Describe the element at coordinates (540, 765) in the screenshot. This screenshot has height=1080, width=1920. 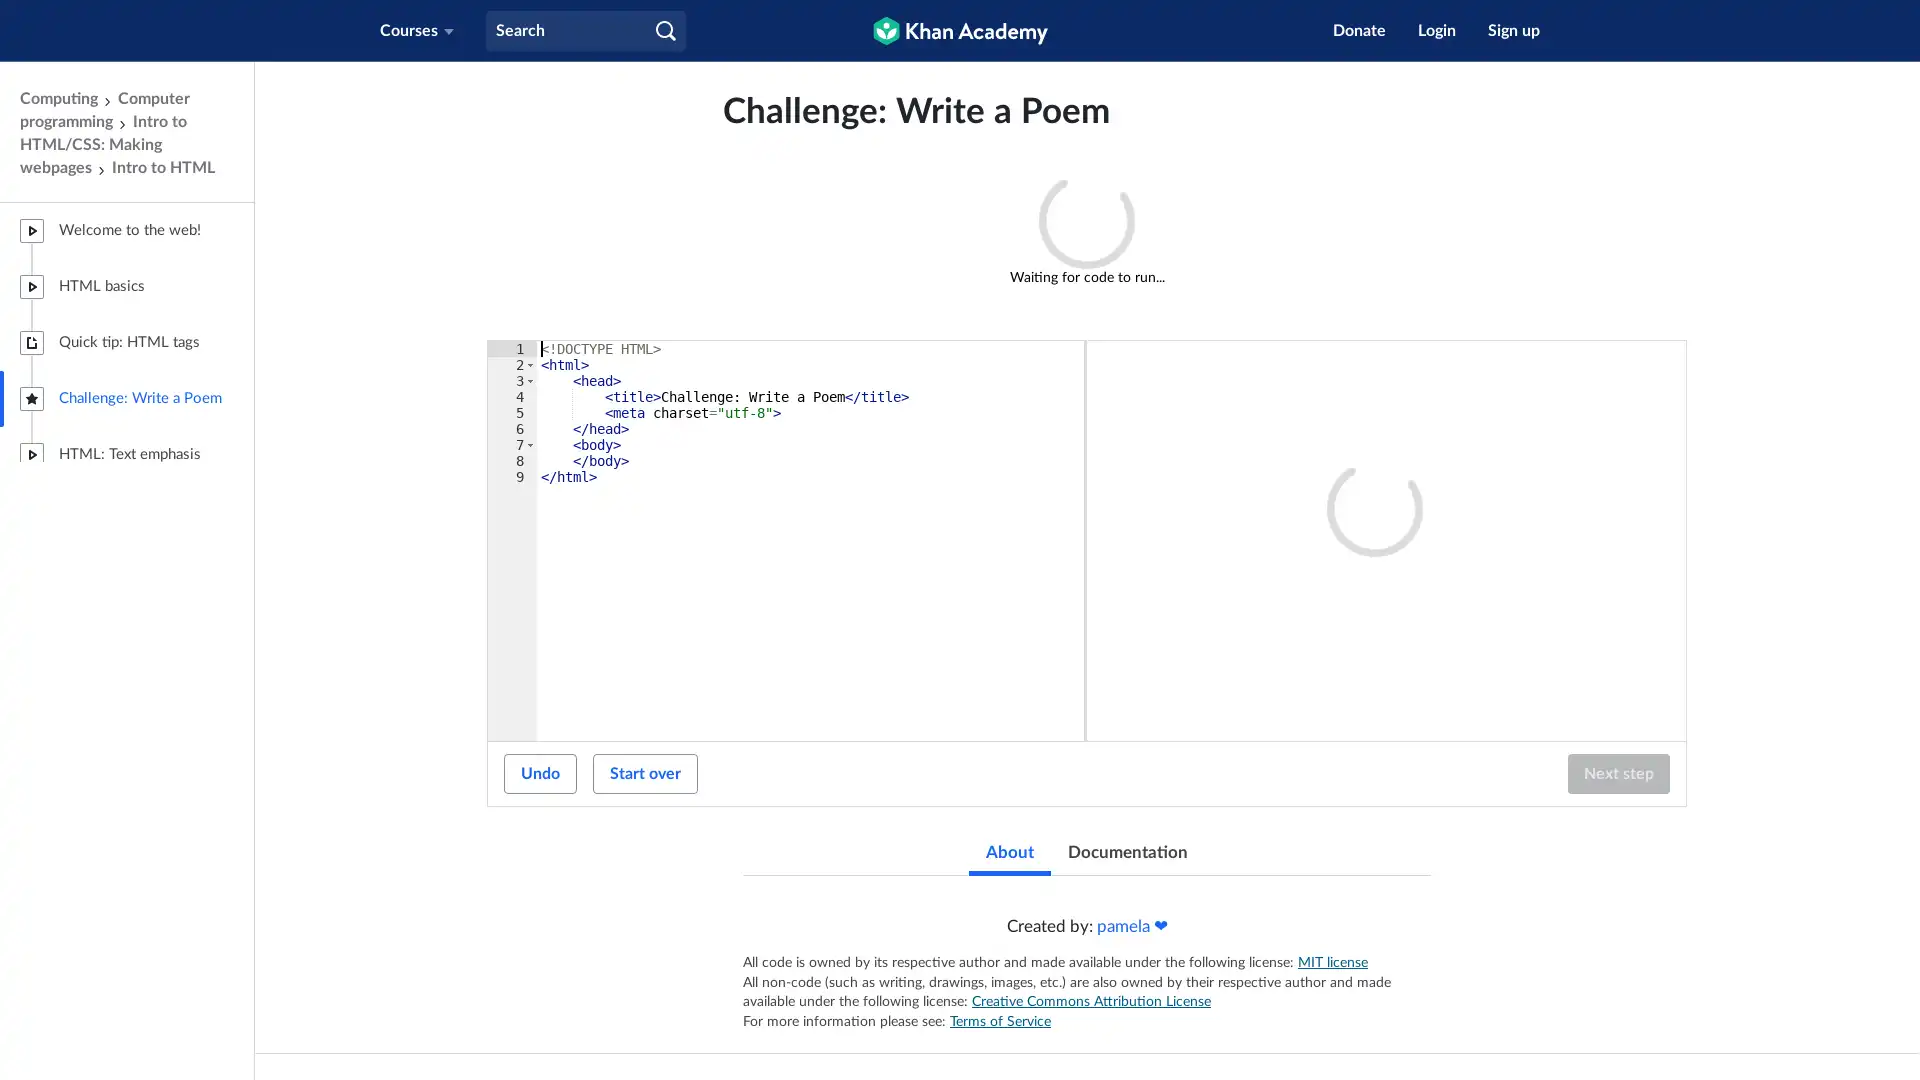
I see `Undo` at that location.